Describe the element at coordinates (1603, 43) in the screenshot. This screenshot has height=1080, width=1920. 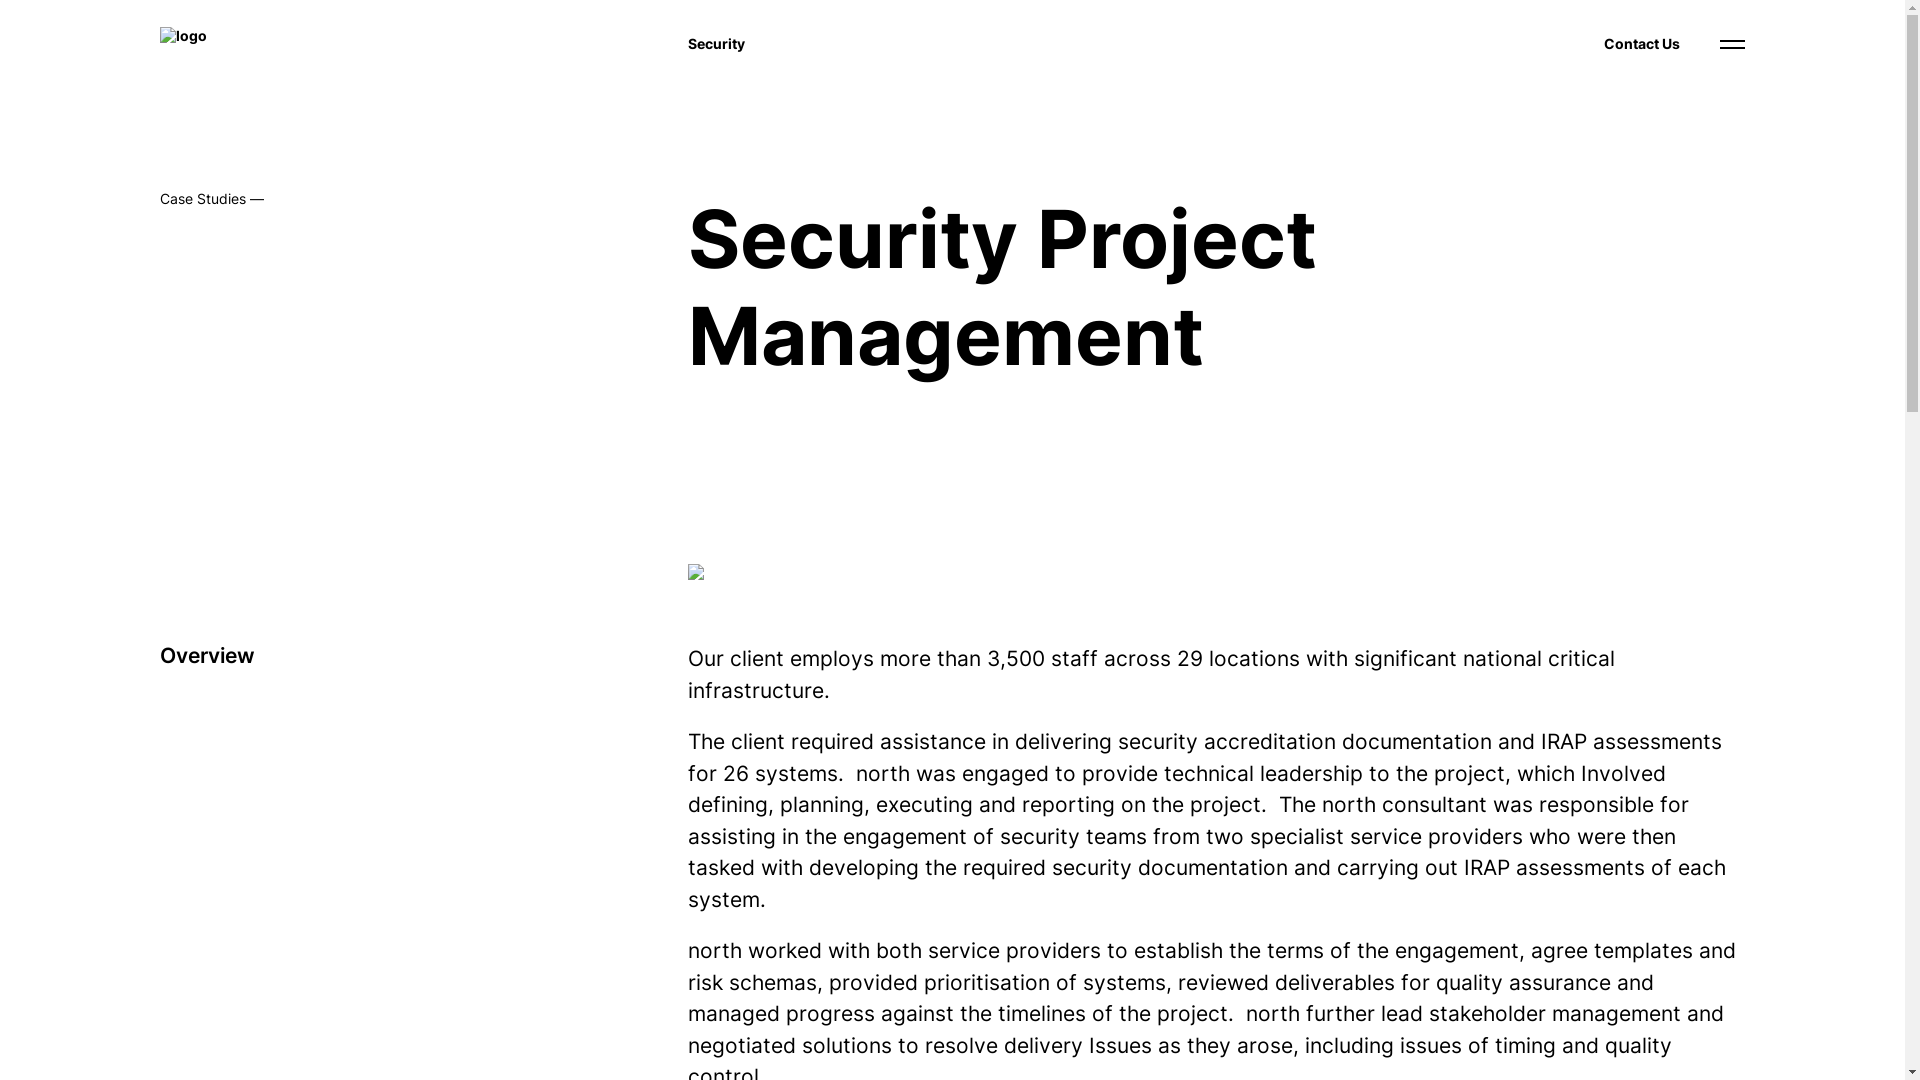
I see `'Contact Us'` at that location.